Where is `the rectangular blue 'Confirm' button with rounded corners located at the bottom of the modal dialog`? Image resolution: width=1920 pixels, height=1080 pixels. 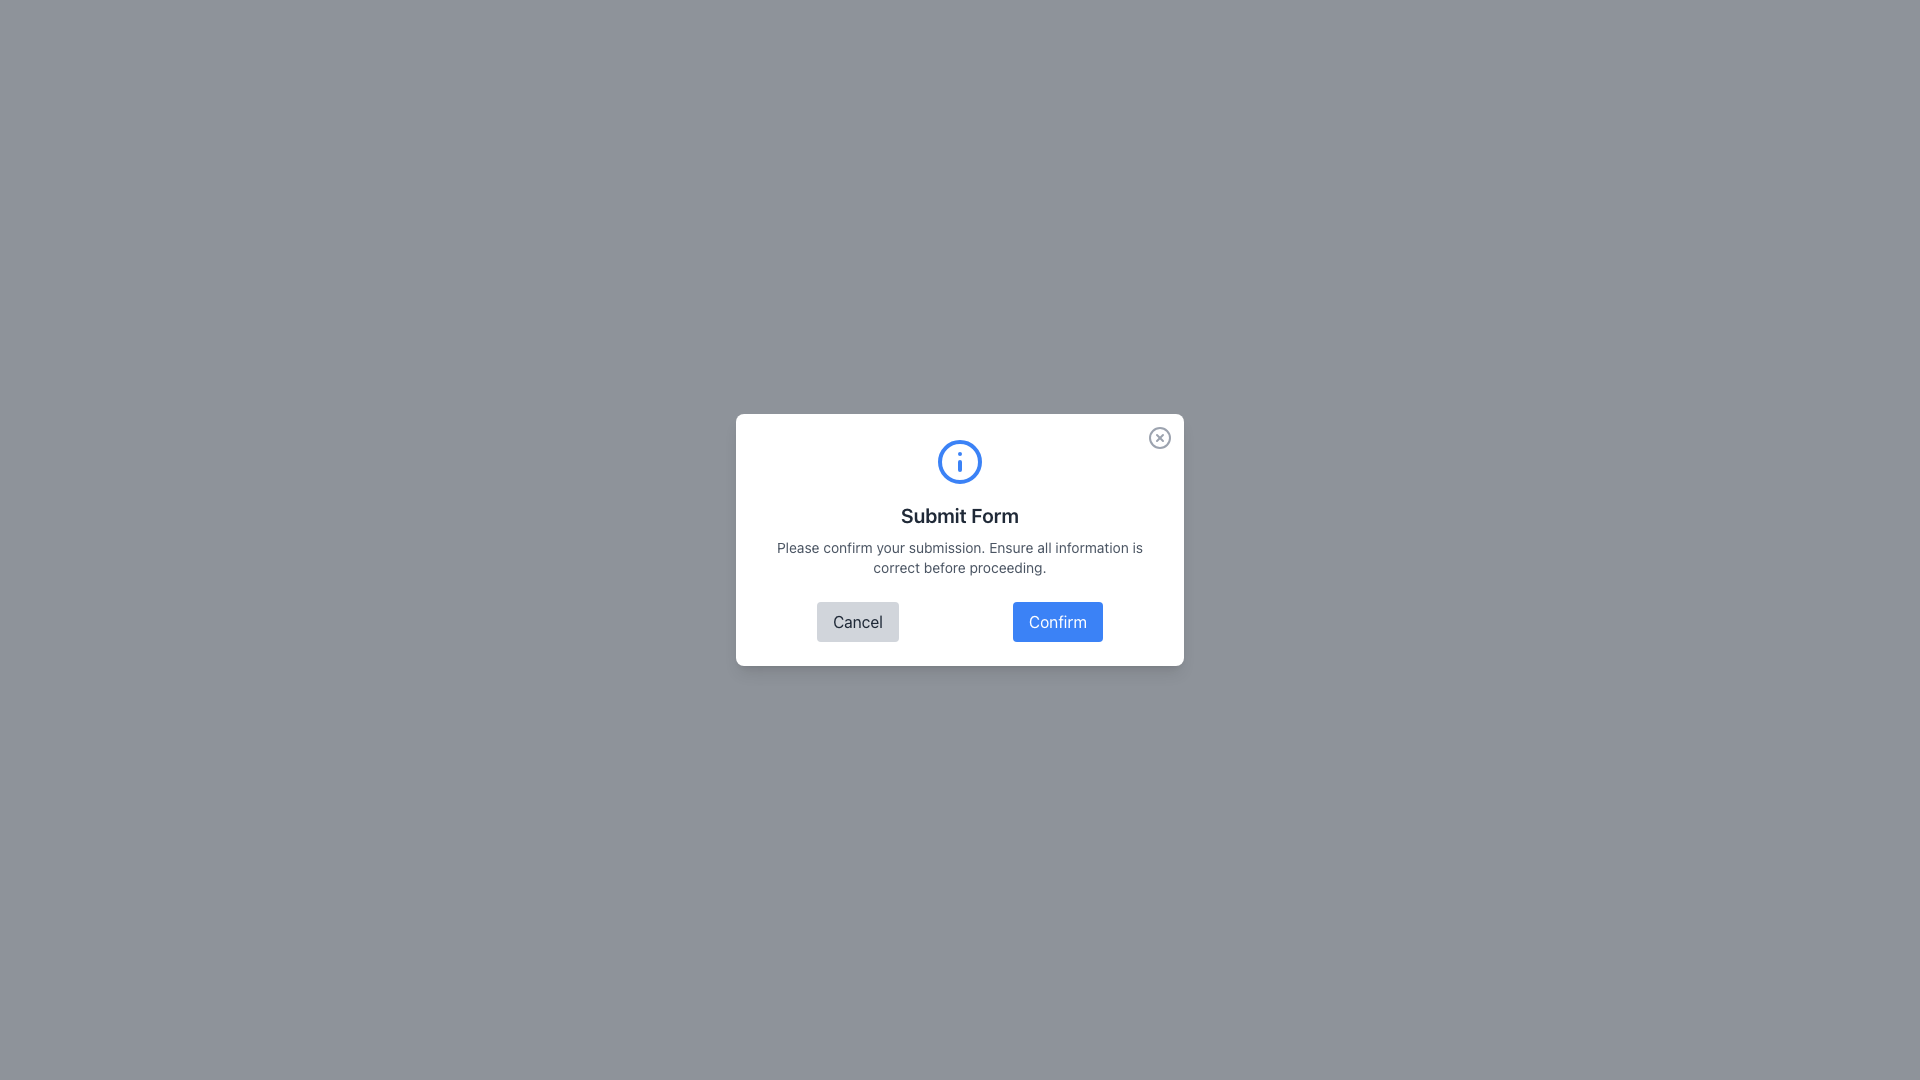 the rectangular blue 'Confirm' button with rounded corners located at the bottom of the modal dialog is located at coordinates (1056, 620).